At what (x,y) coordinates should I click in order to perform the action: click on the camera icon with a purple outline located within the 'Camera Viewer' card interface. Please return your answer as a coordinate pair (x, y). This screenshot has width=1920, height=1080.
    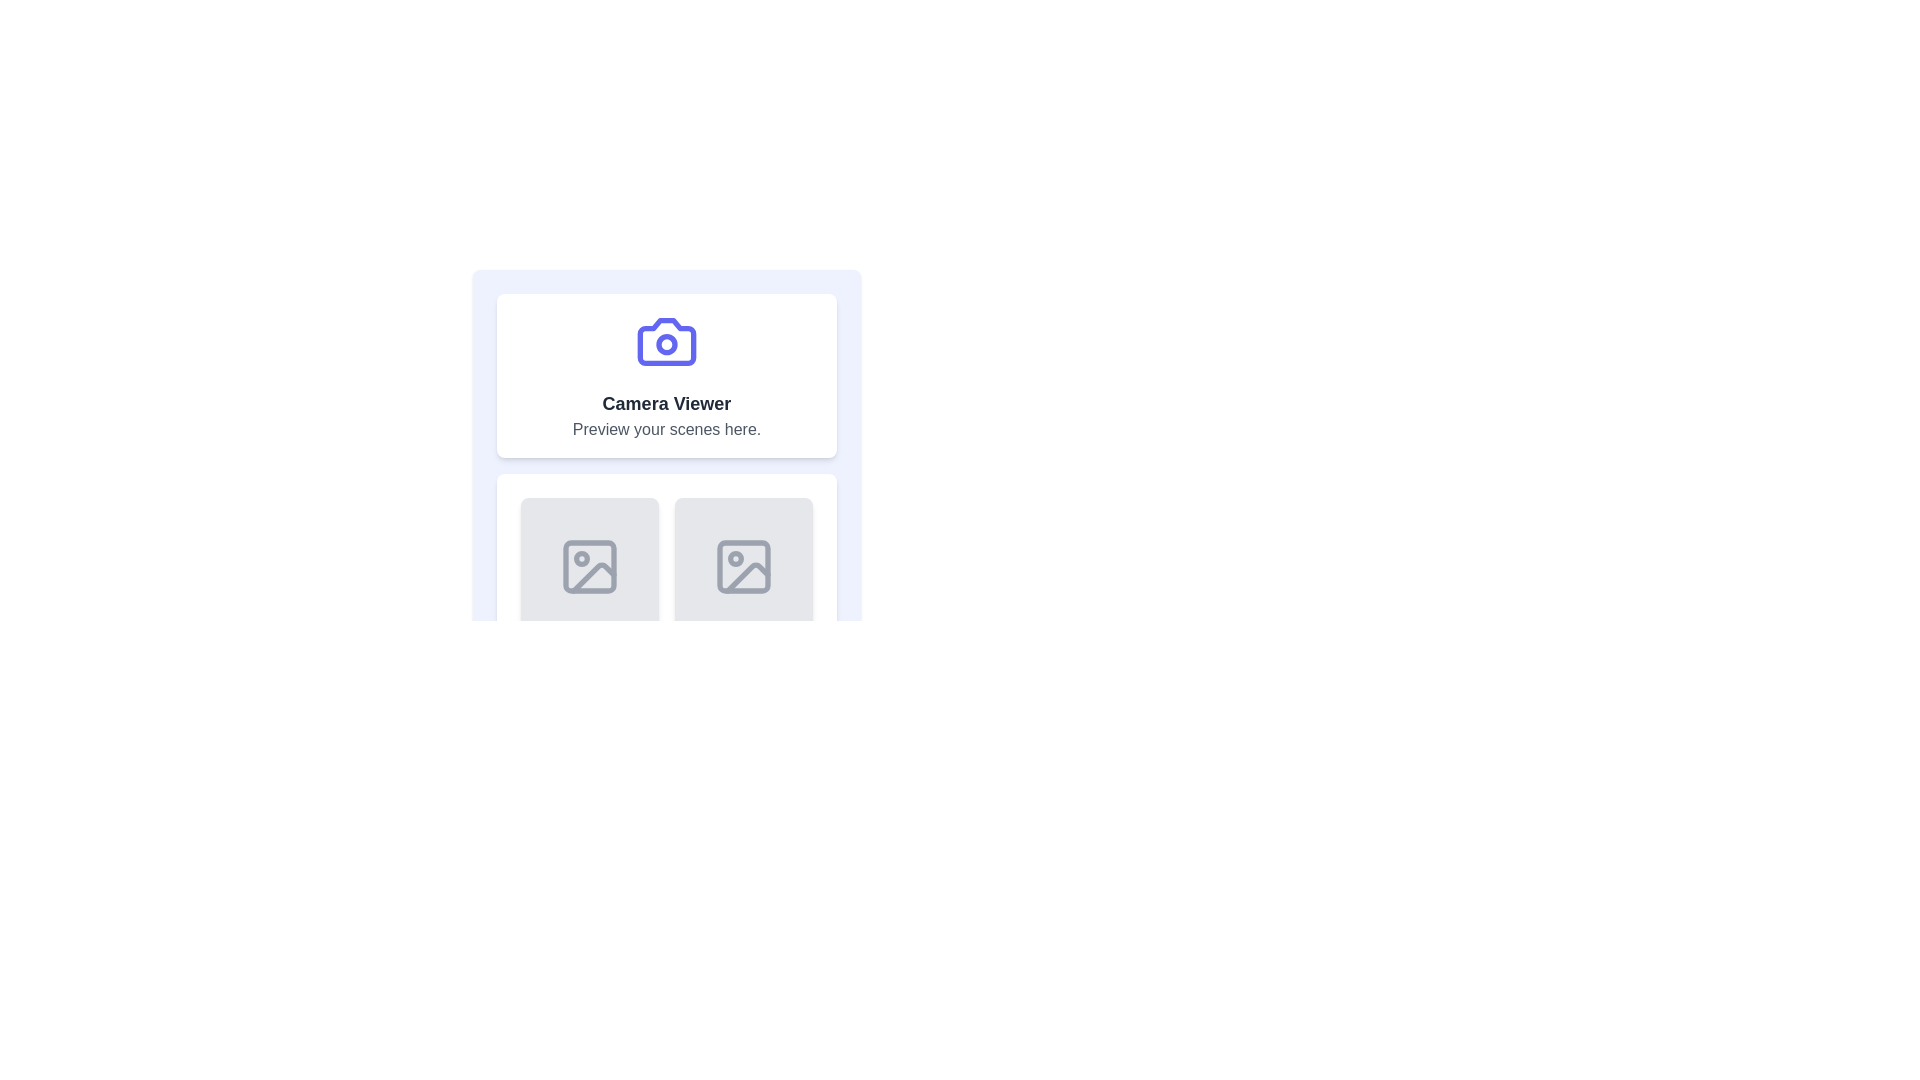
    Looking at the image, I should click on (667, 341).